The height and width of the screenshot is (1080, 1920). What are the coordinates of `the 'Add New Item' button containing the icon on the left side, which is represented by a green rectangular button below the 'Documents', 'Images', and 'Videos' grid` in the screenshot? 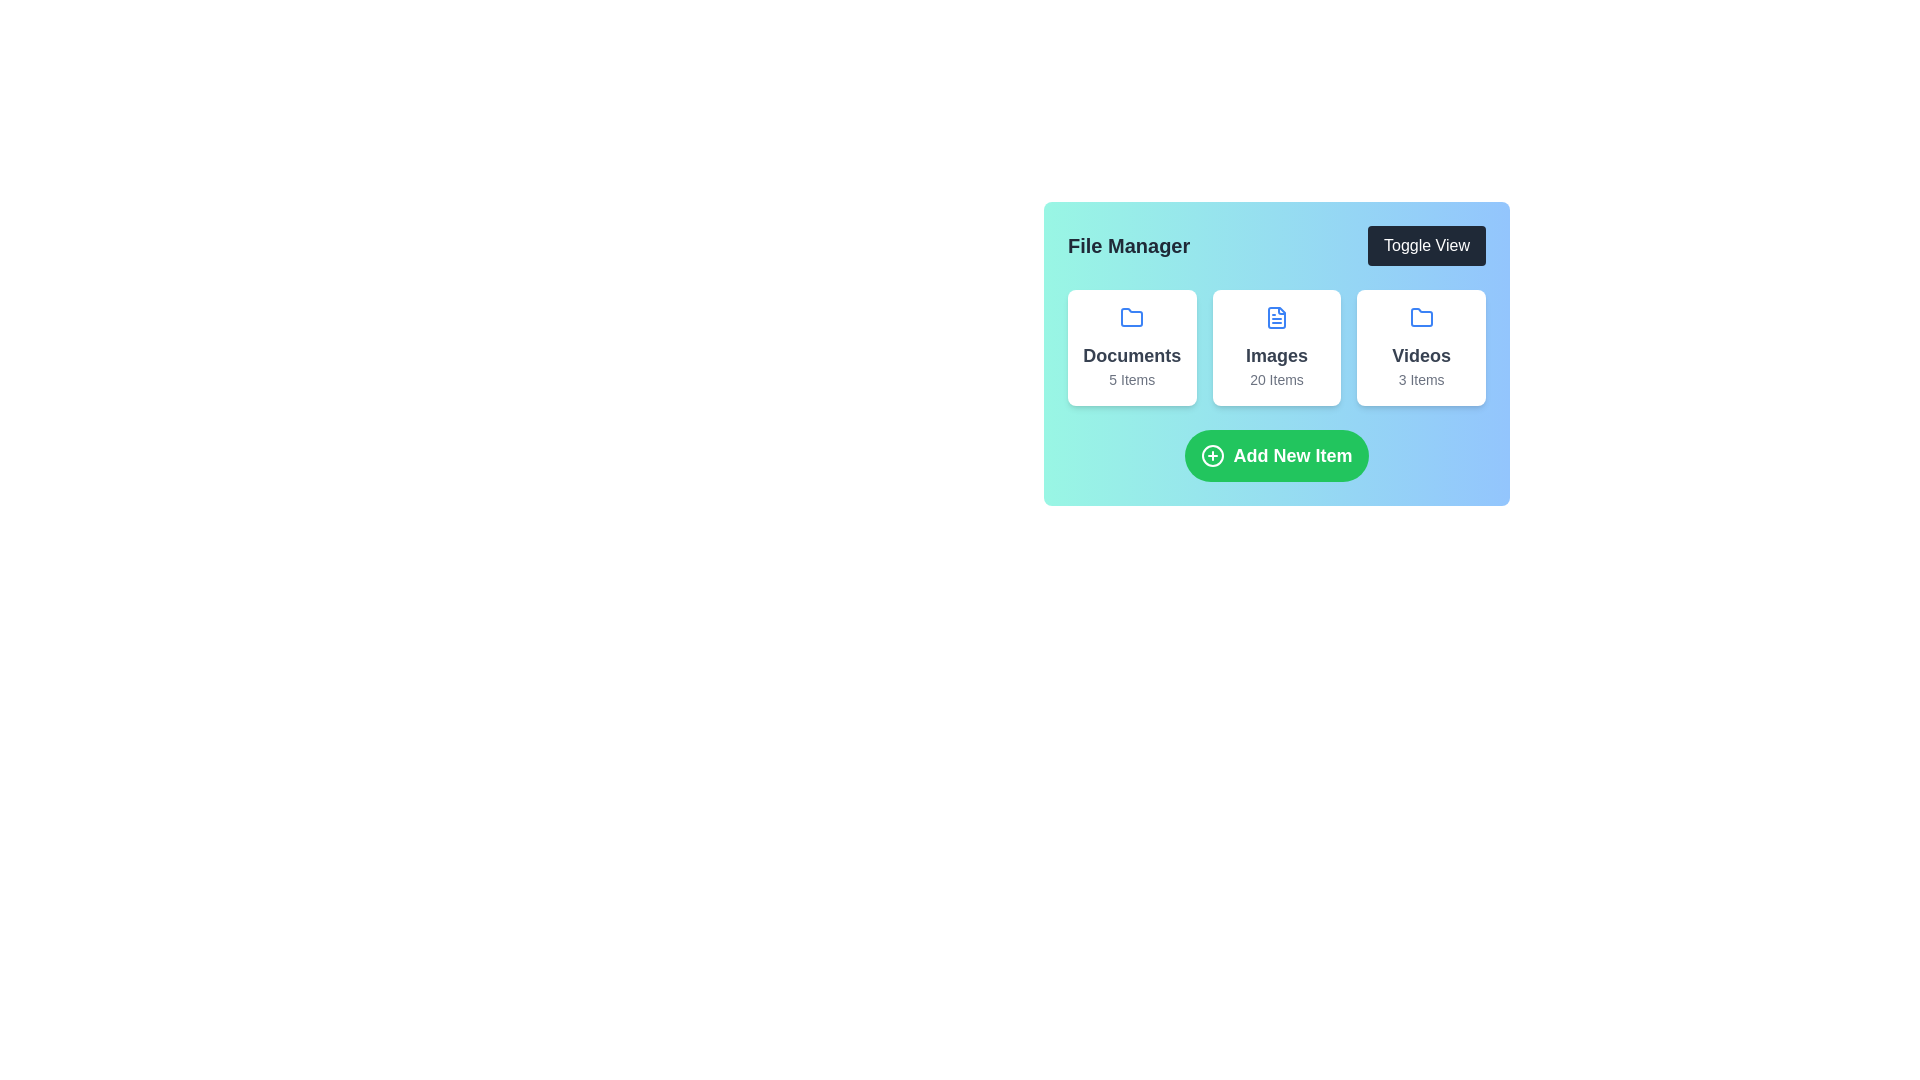 It's located at (1212, 455).